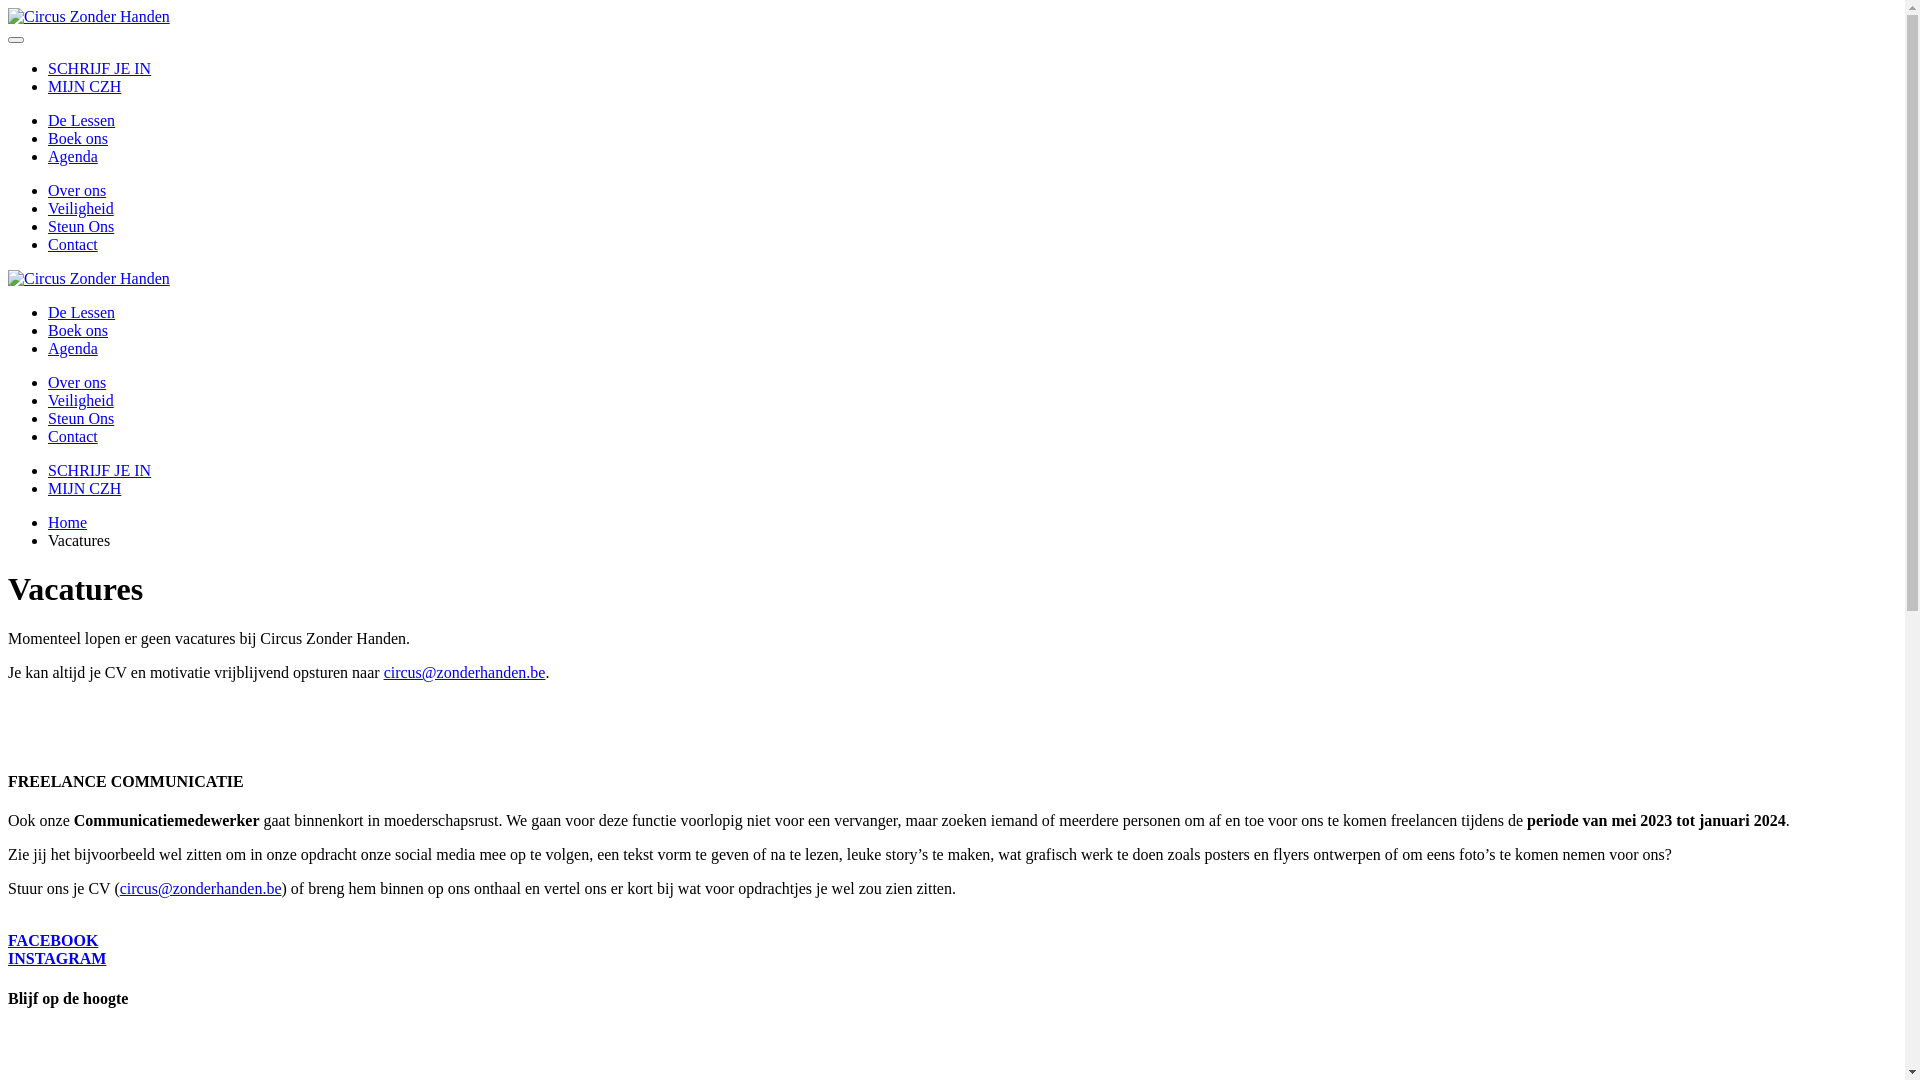 This screenshot has width=1920, height=1080. What do you see at coordinates (67, 521) in the screenshot?
I see `'Home'` at bounding box center [67, 521].